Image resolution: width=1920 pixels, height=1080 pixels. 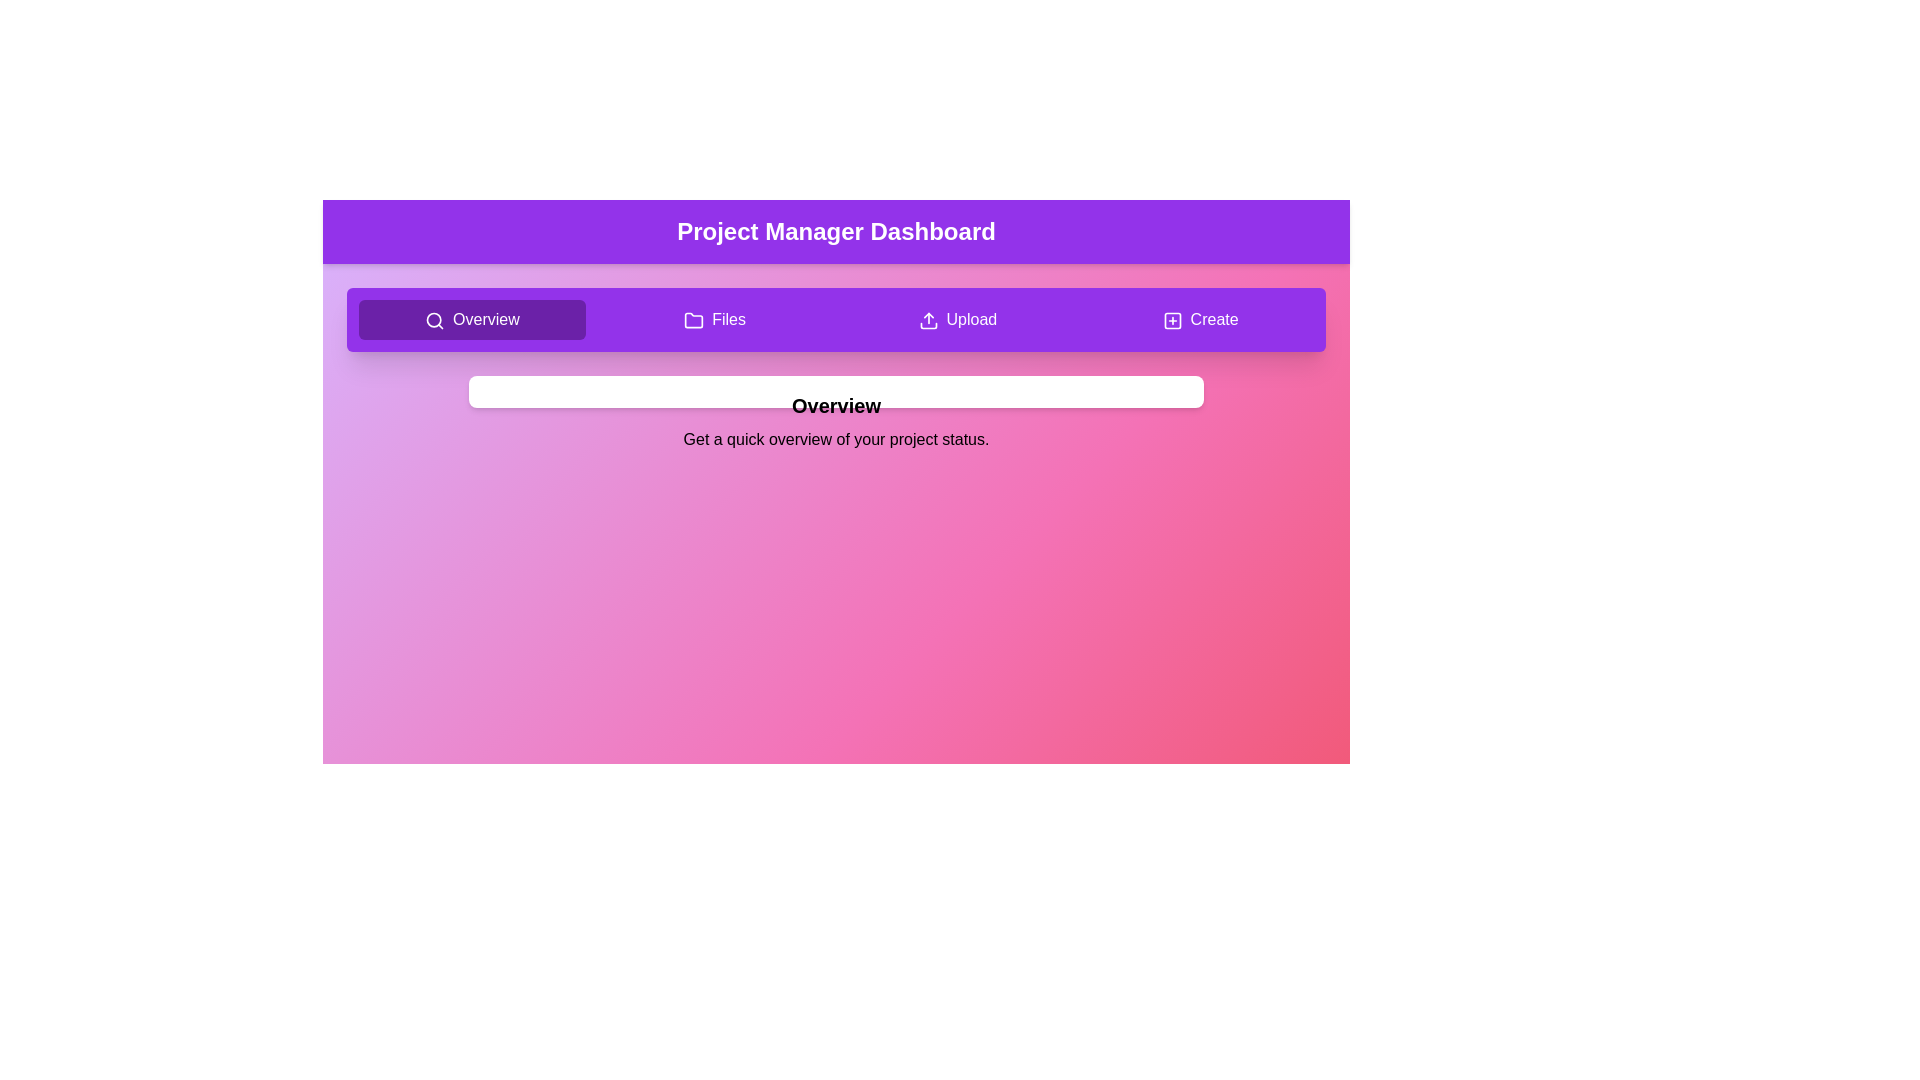 What do you see at coordinates (1200, 319) in the screenshot?
I see `the navigation button labeled Create` at bounding box center [1200, 319].